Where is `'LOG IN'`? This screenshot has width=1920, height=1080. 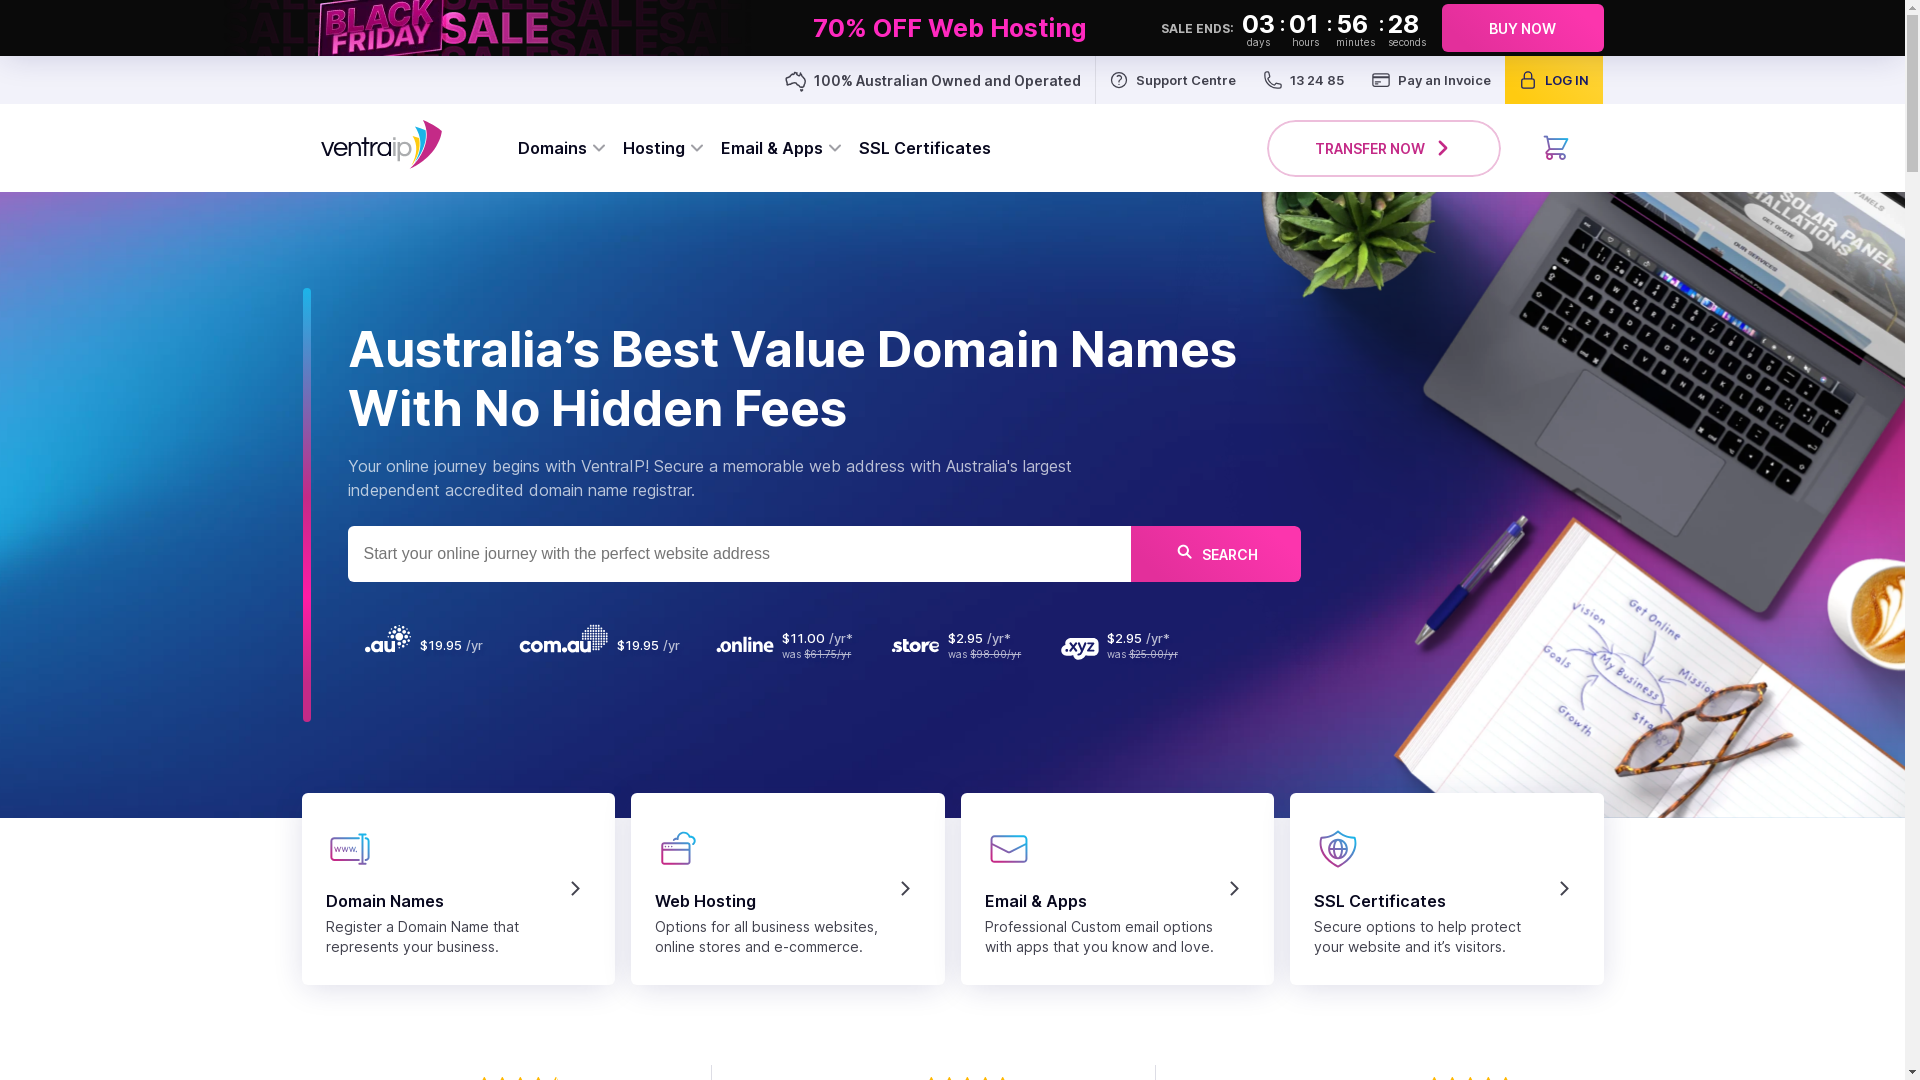 'LOG IN' is located at coordinates (1552, 79).